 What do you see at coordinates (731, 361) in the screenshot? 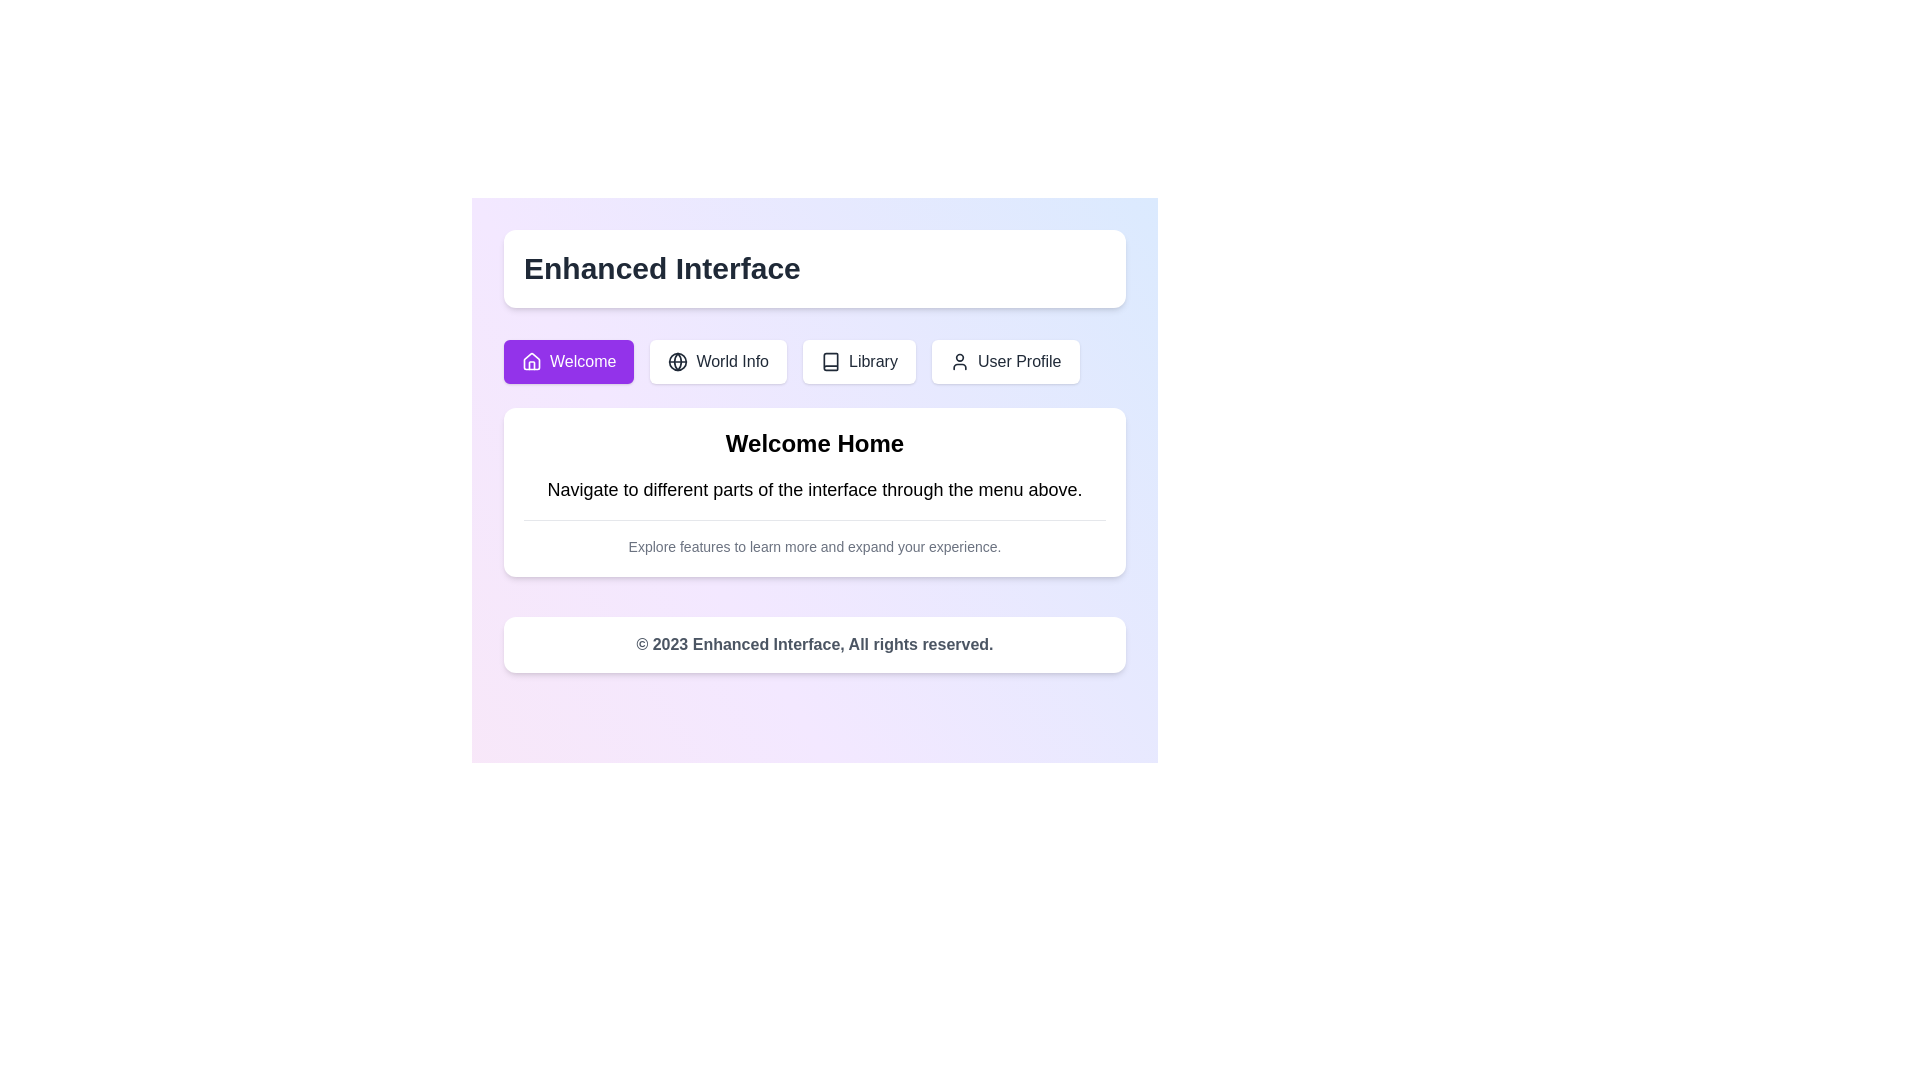
I see `text content of the 'World Info' label located within the navigation area, specifically the second interactive option from the left` at bounding box center [731, 361].